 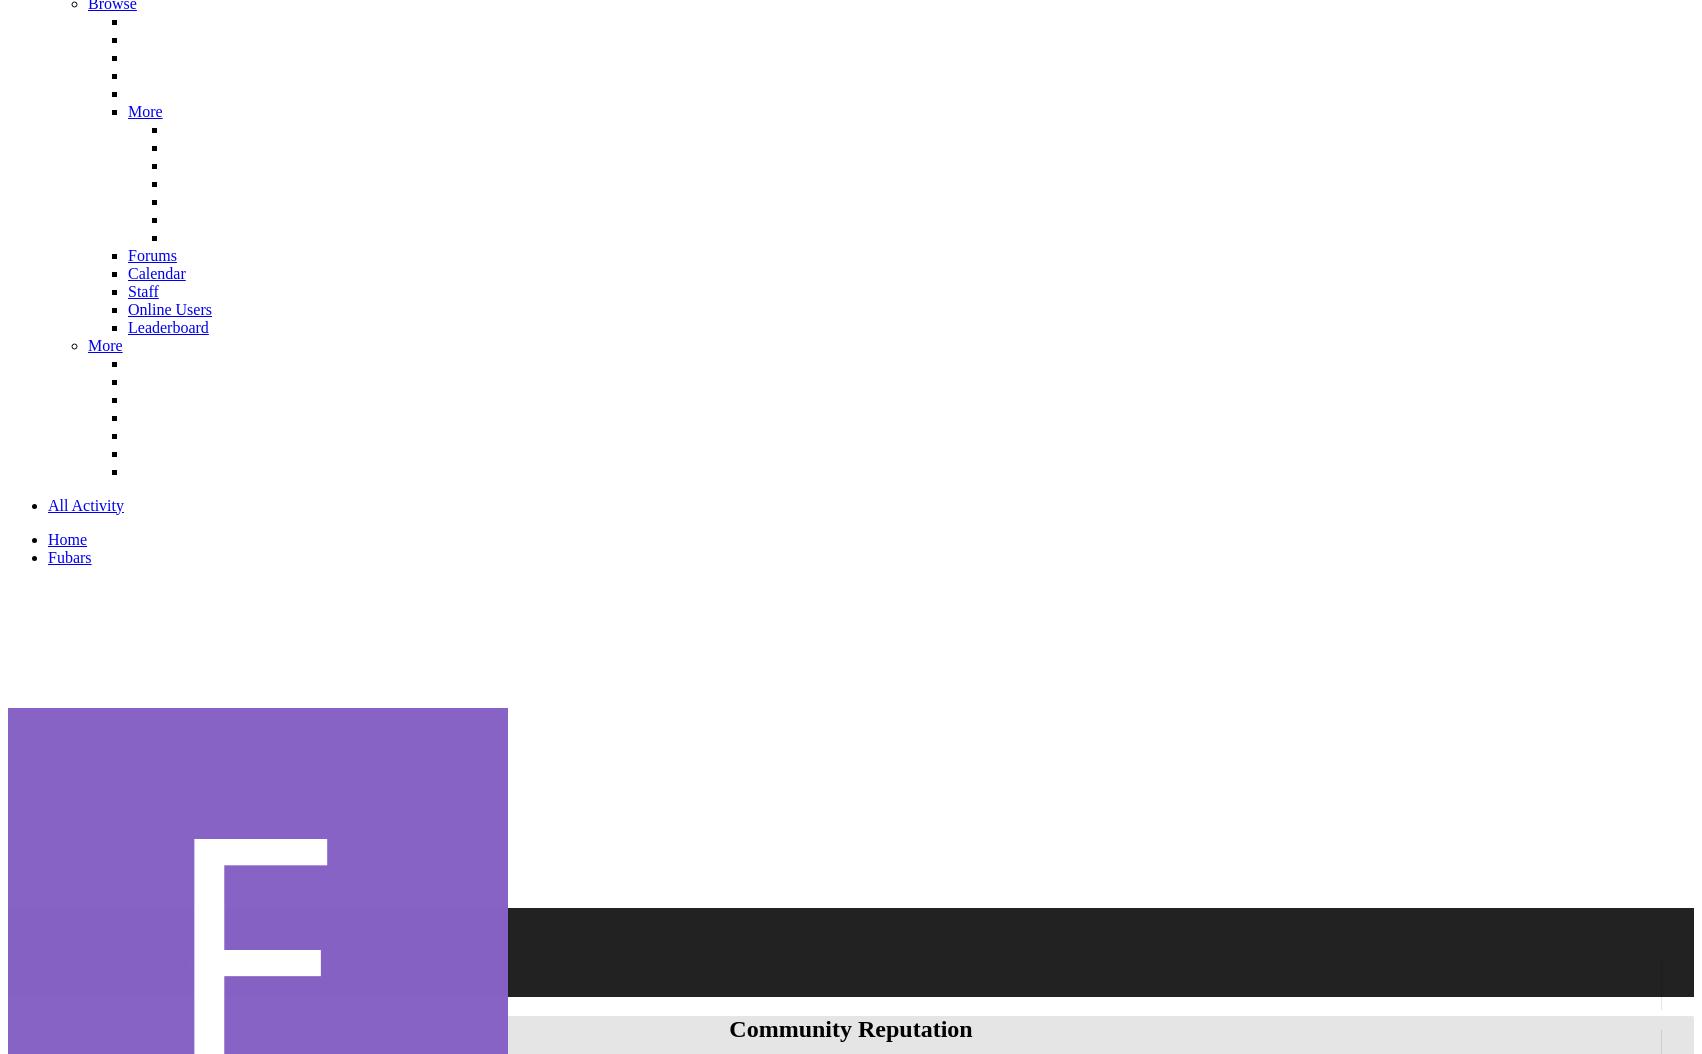 I want to click on 'See their activity', so click(x=298, y=925).